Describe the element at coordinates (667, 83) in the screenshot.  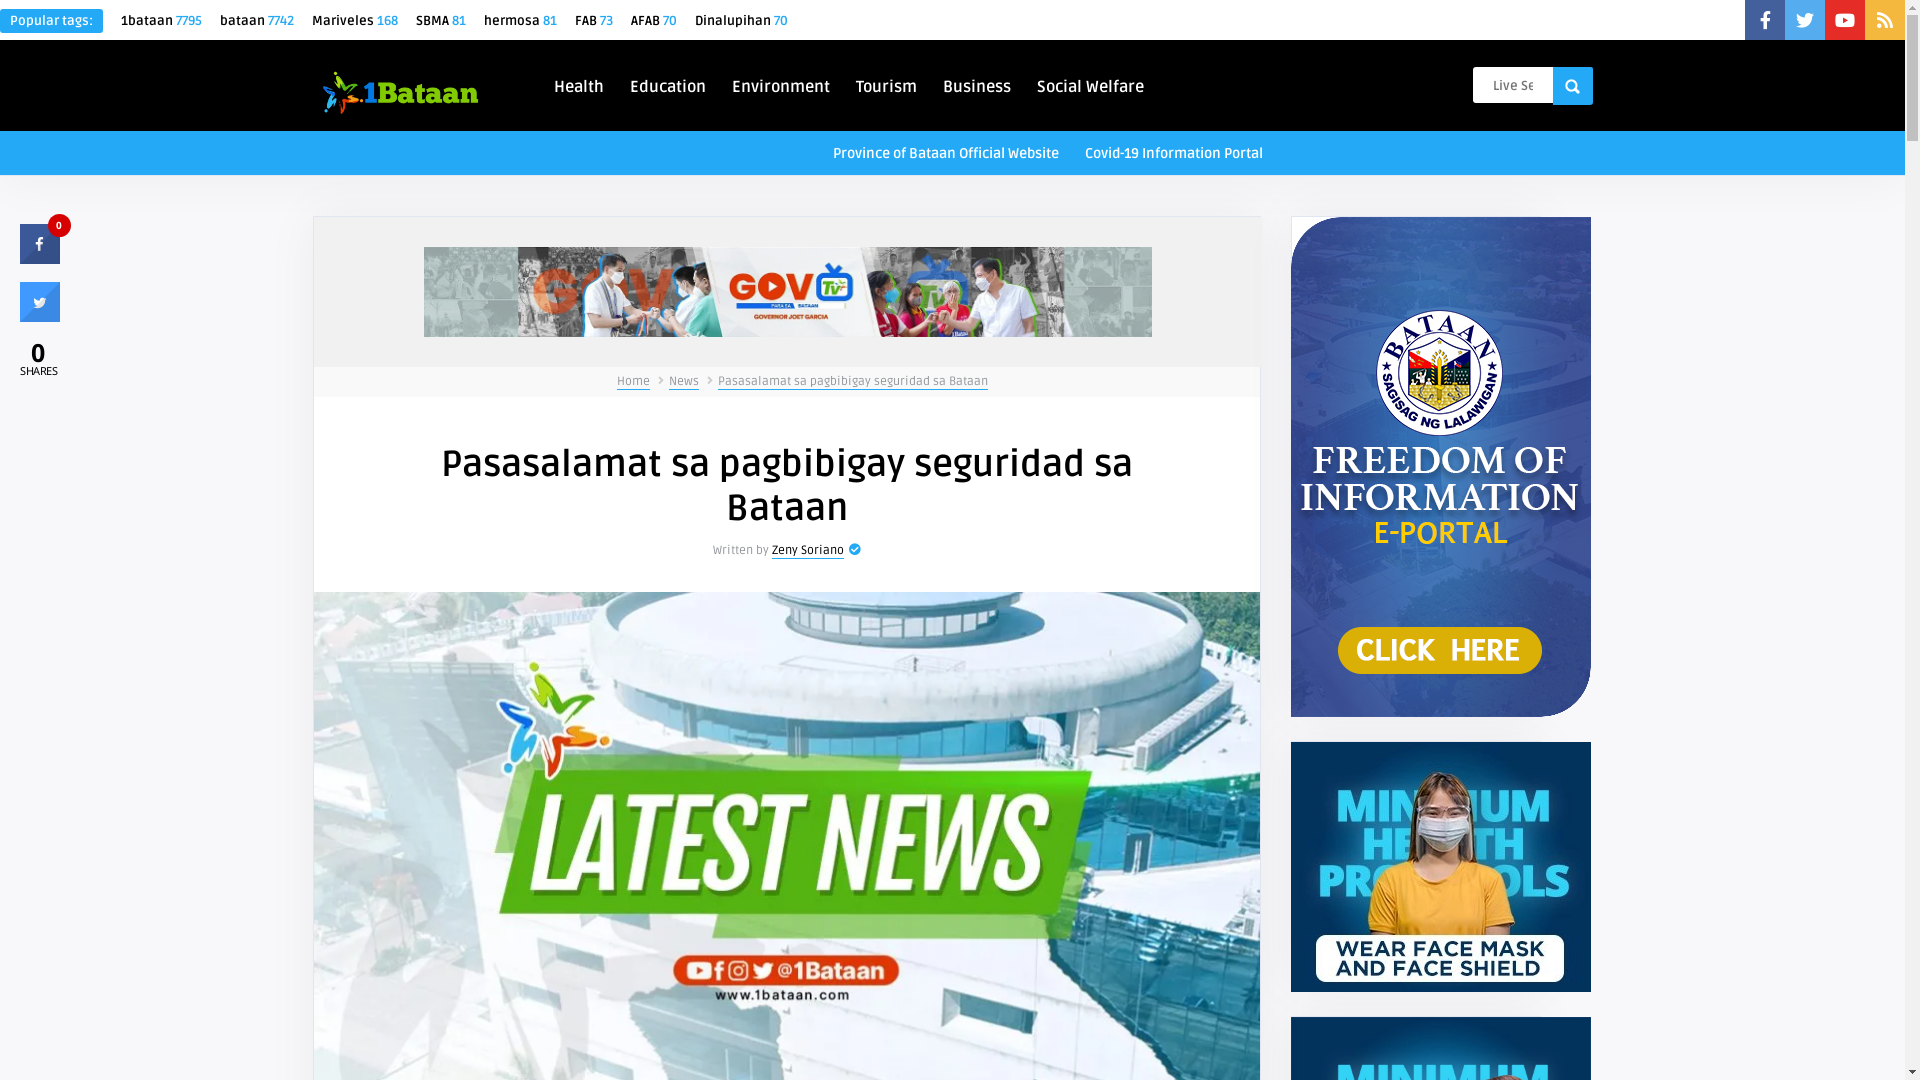
I see `'Education'` at that location.